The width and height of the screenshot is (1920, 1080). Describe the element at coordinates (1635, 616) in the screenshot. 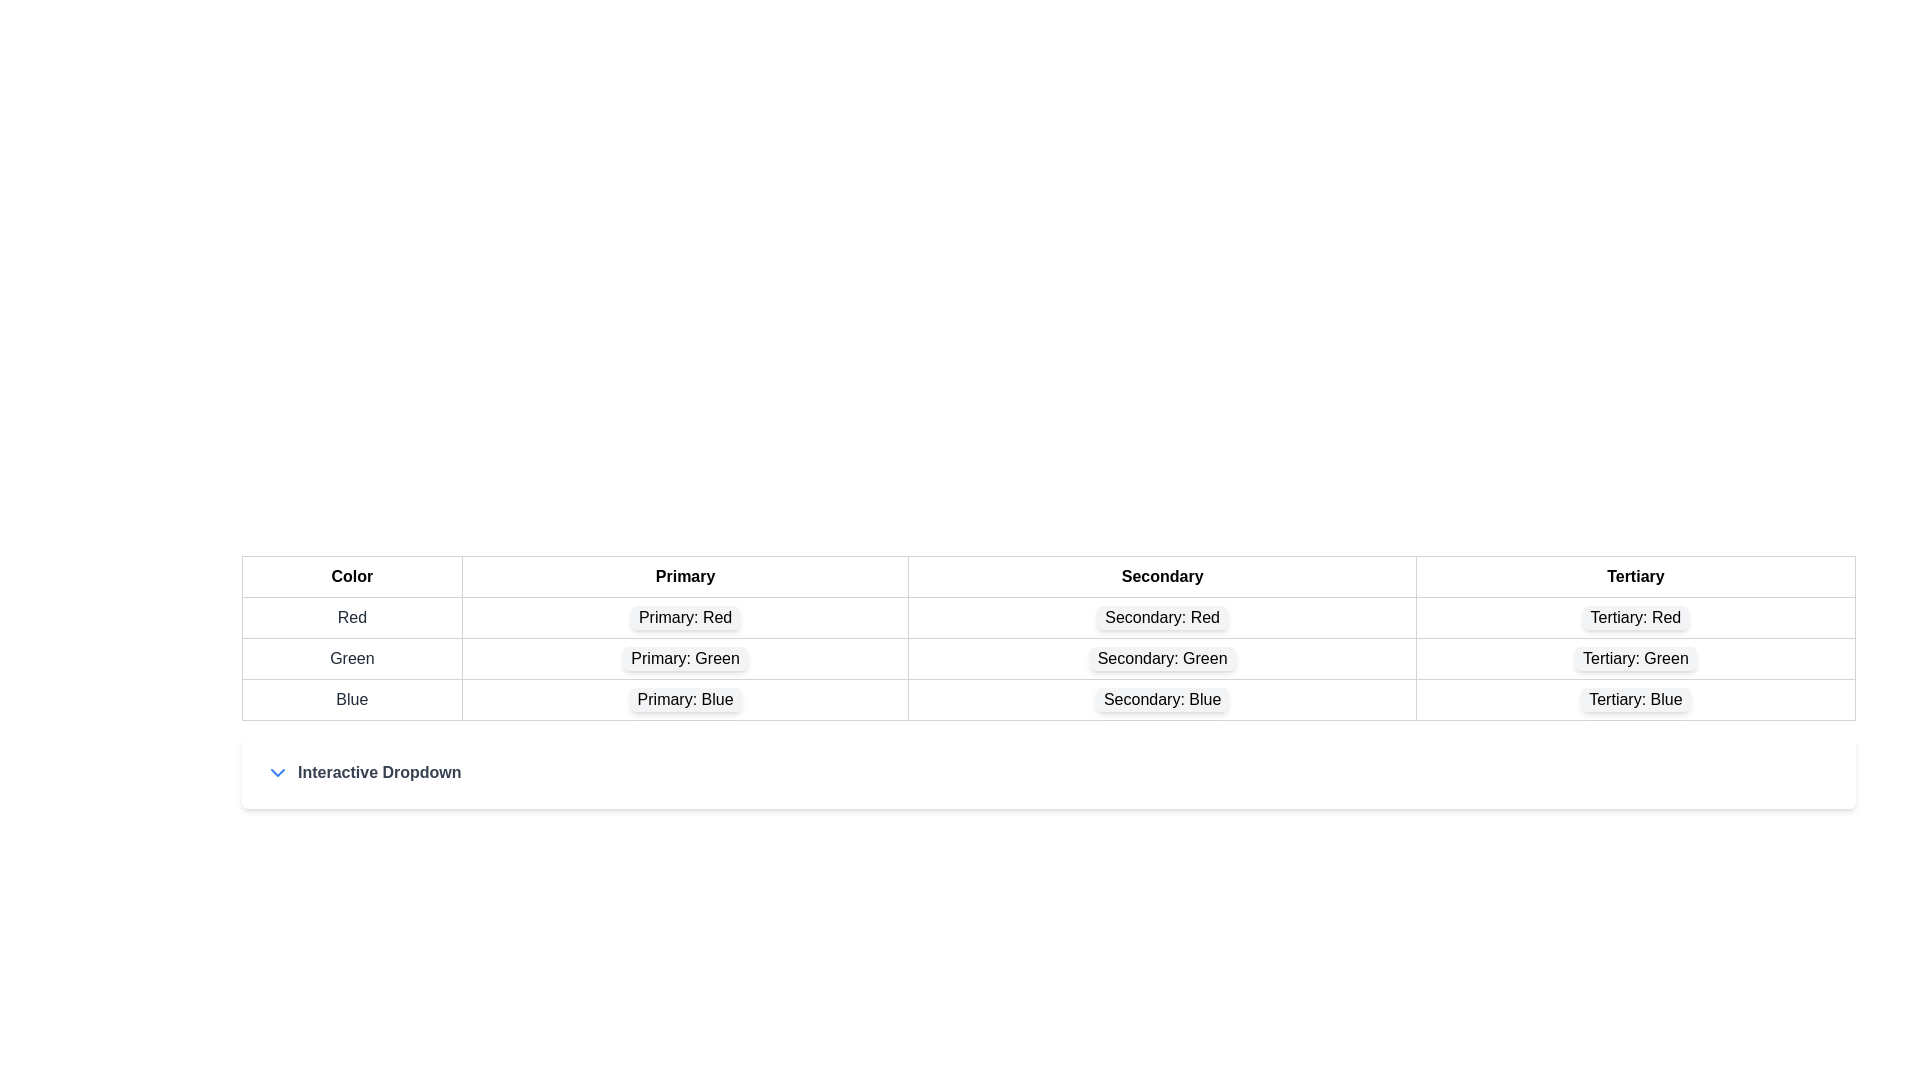

I see `the Text Label indicating the color 'Red' in the 'Tertiary' category of the table, which is located in the last column of the first row` at that location.